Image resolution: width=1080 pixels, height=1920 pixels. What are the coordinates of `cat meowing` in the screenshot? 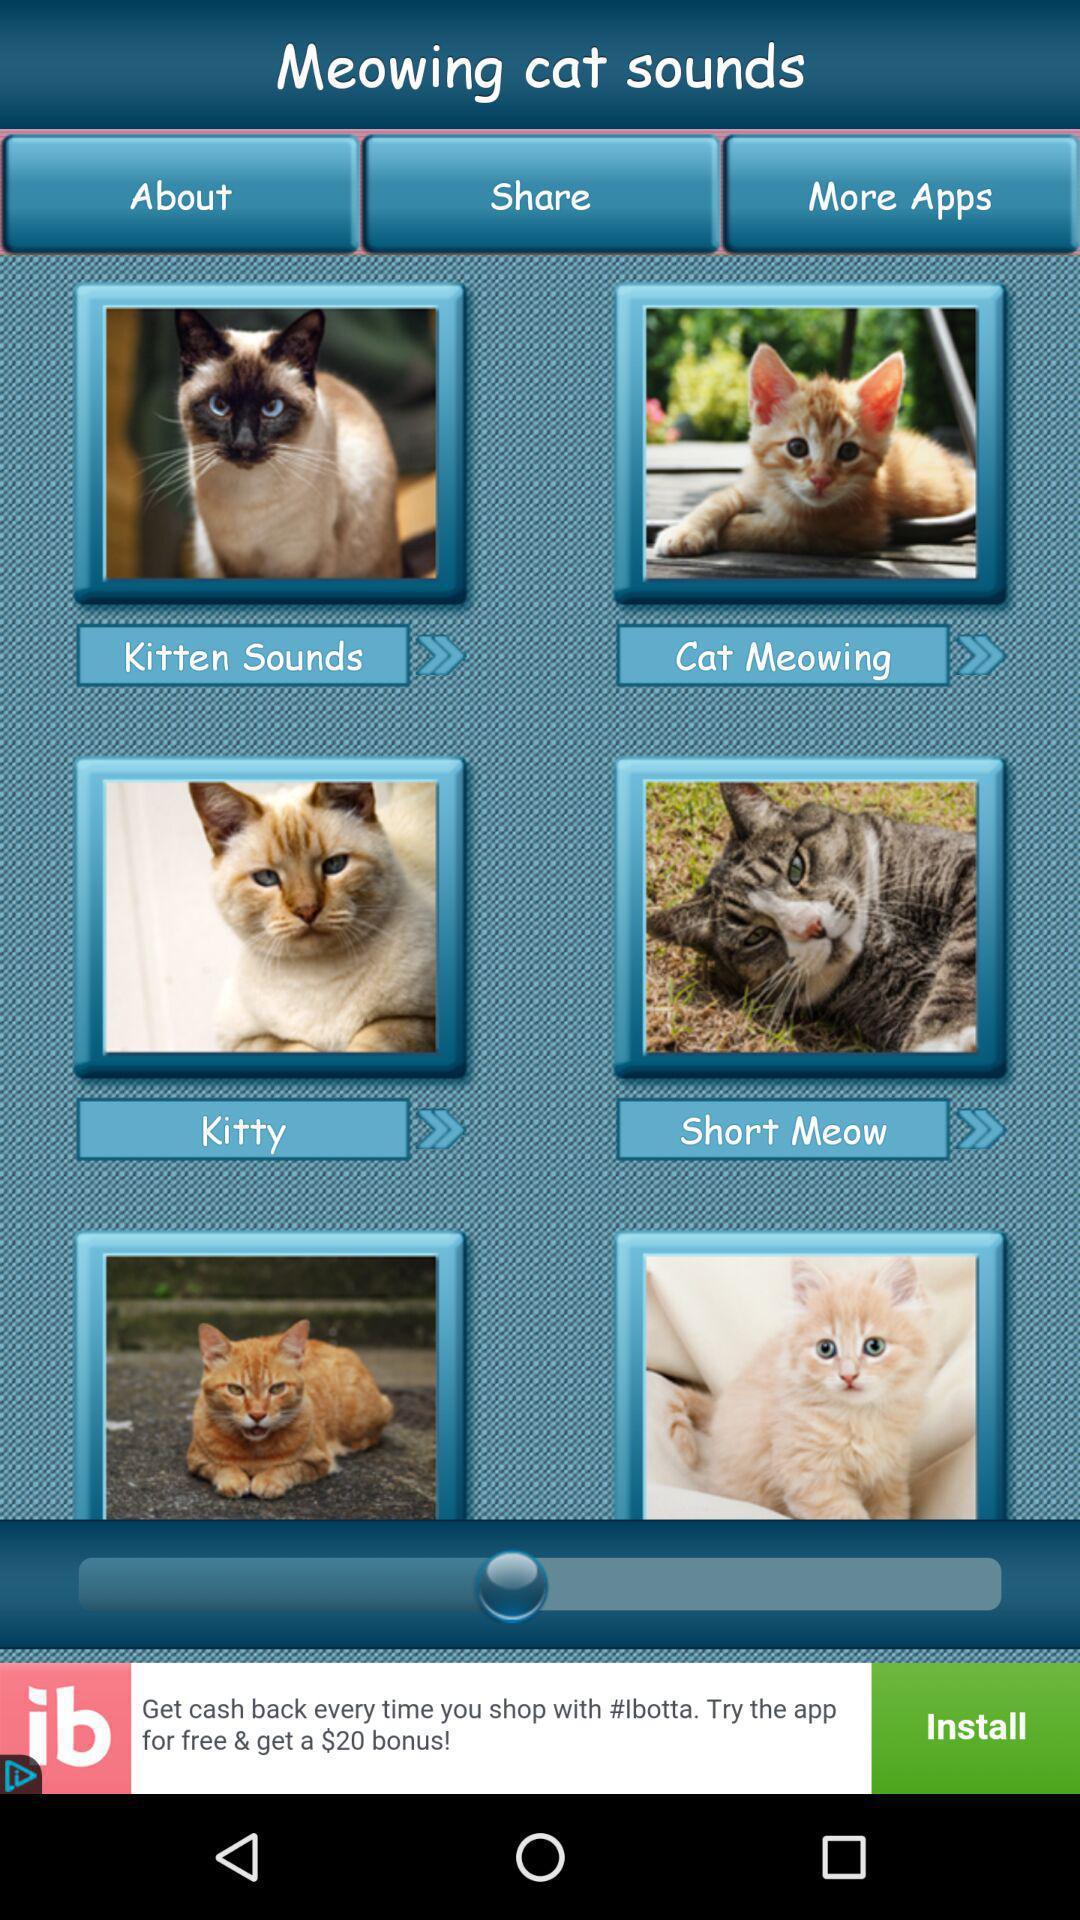 It's located at (810, 443).